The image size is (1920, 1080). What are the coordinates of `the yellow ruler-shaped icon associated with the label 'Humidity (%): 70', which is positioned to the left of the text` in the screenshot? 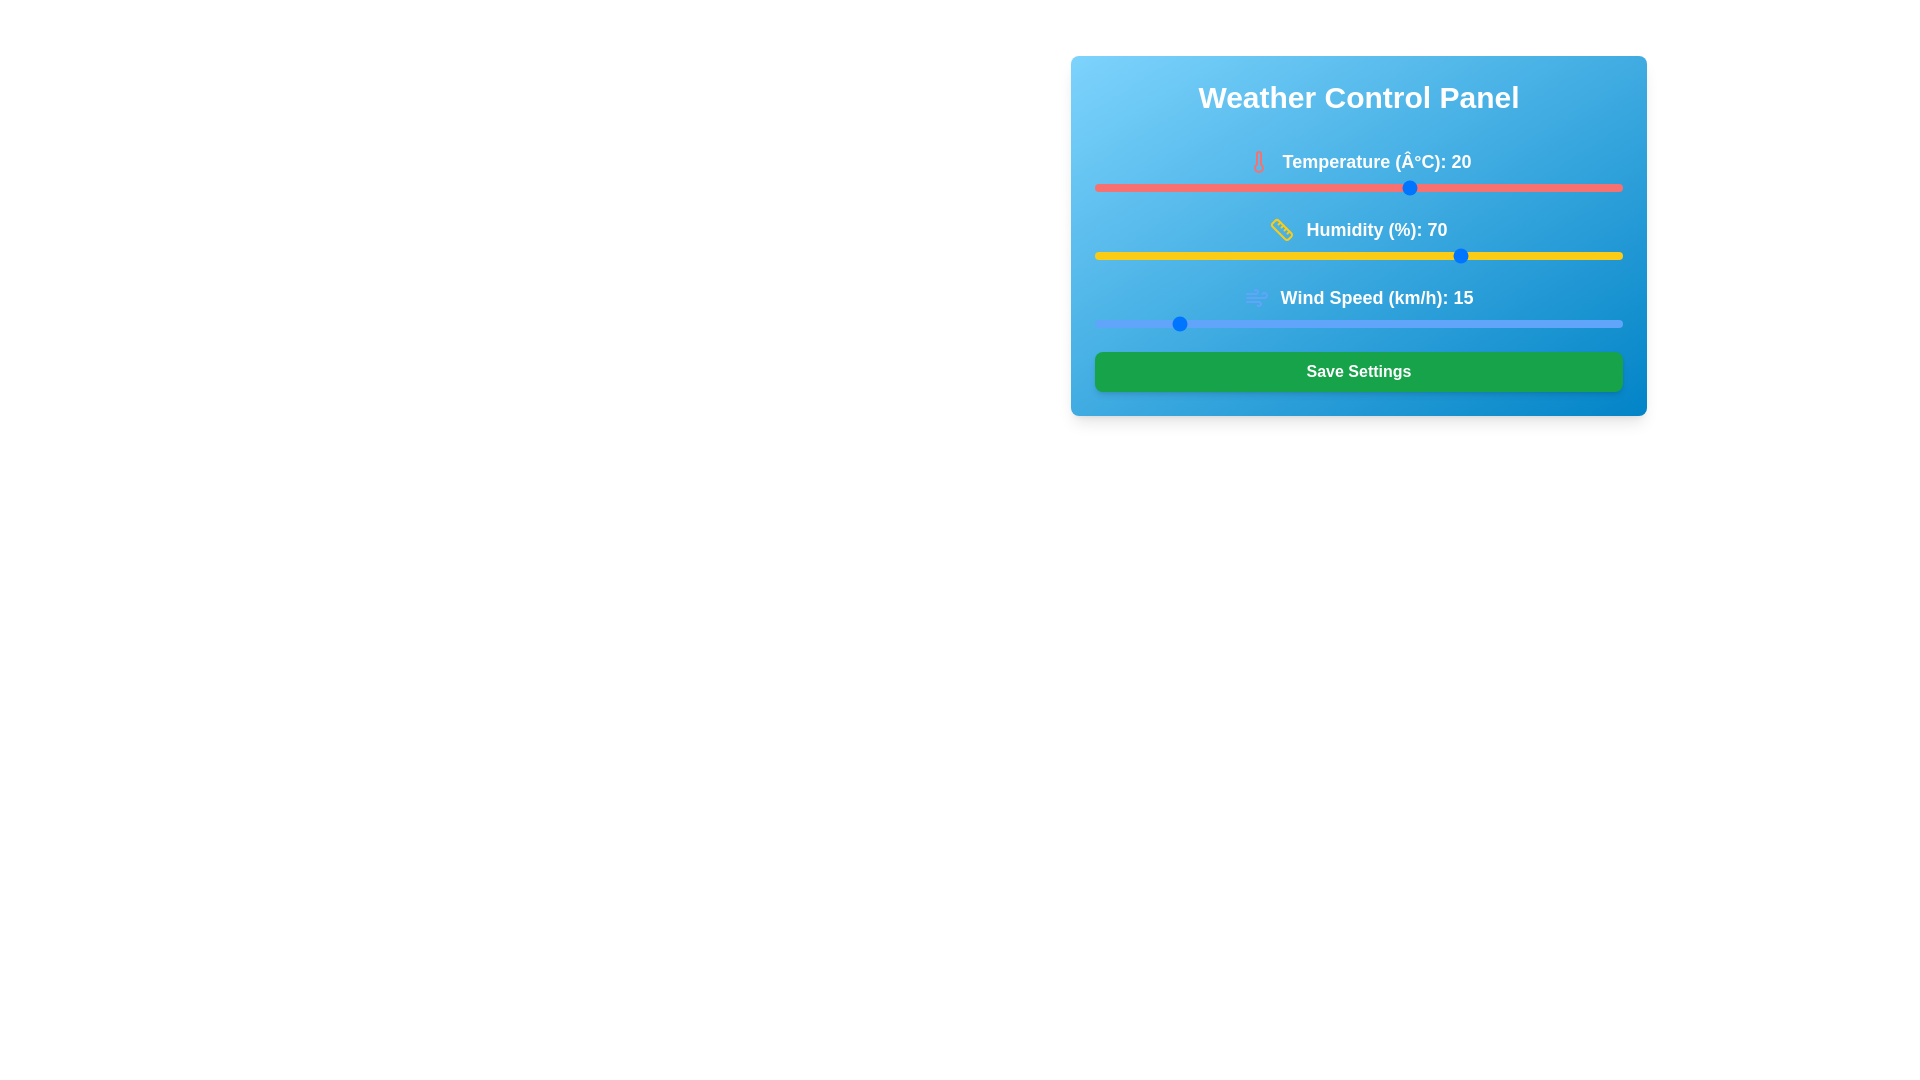 It's located at (1282, 229).